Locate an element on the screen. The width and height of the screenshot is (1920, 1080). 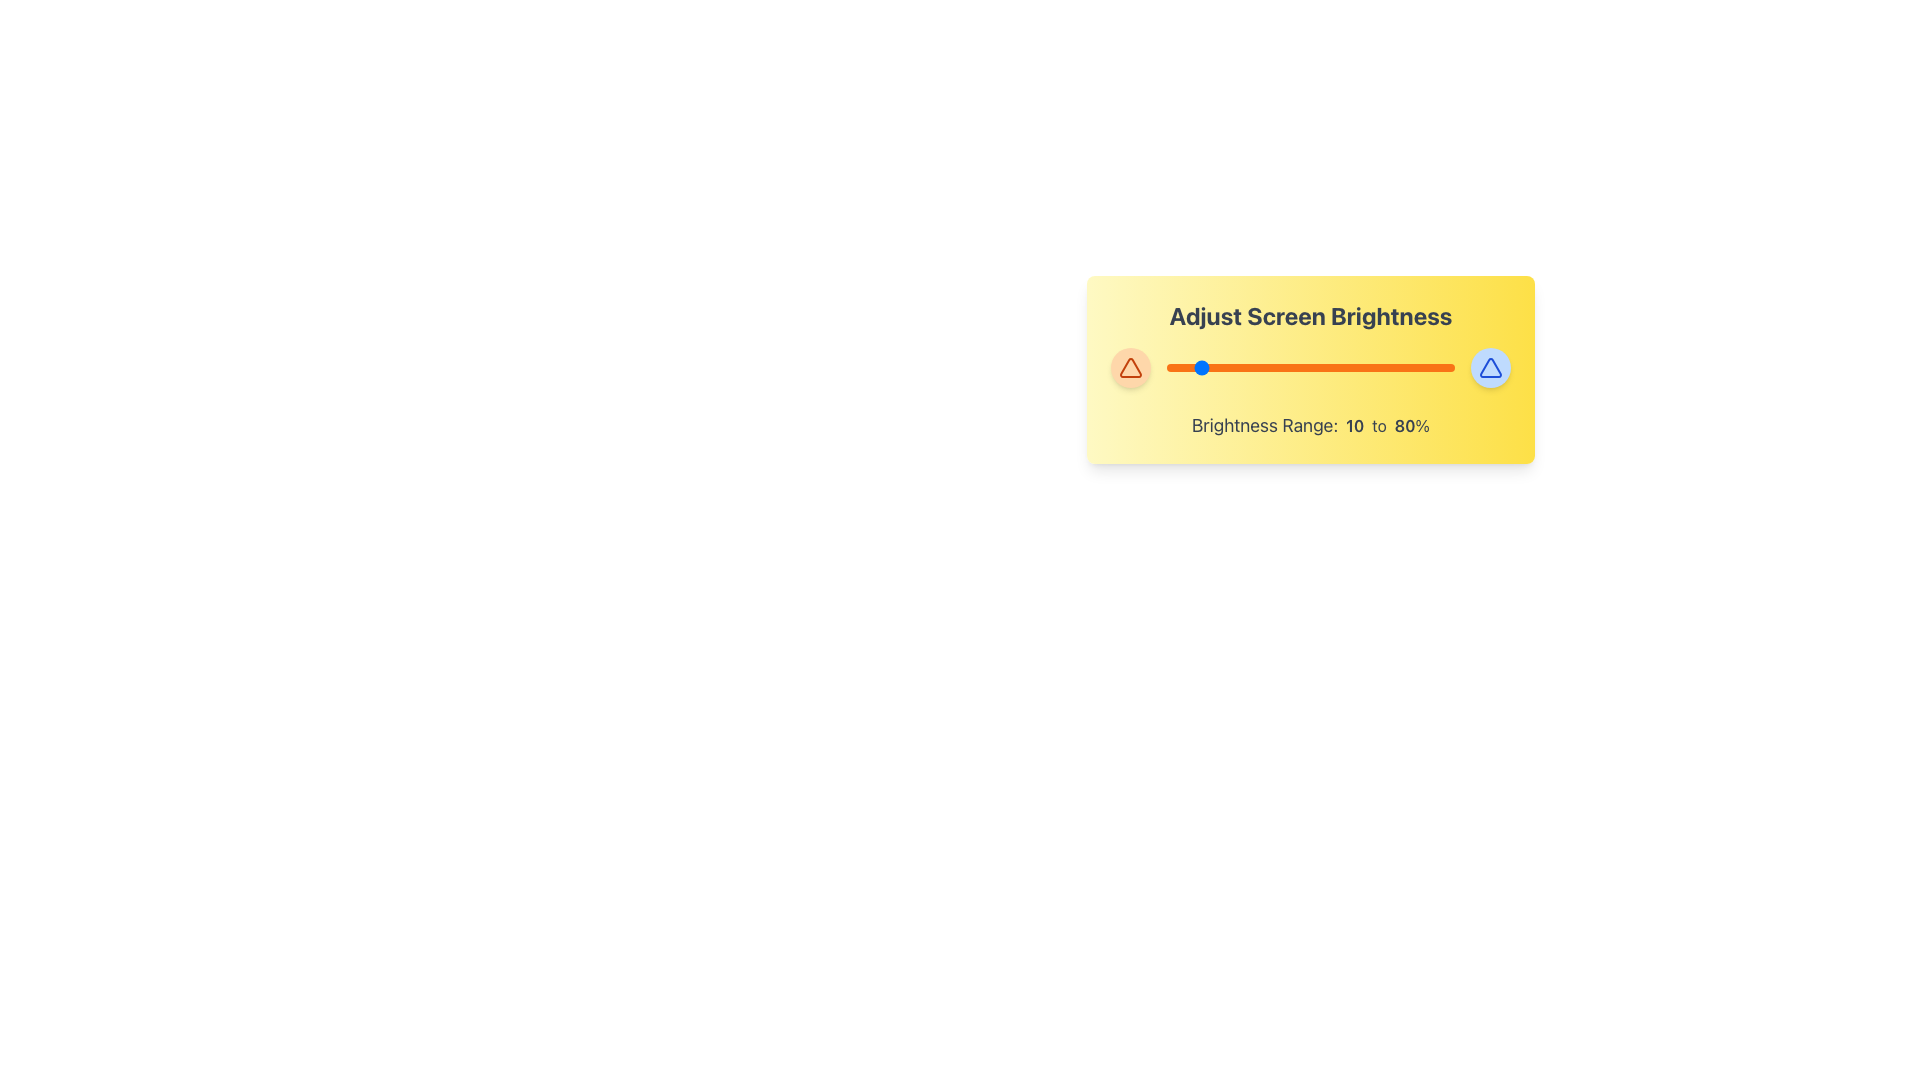
the brightness level is located at coordinates (1315, 367).